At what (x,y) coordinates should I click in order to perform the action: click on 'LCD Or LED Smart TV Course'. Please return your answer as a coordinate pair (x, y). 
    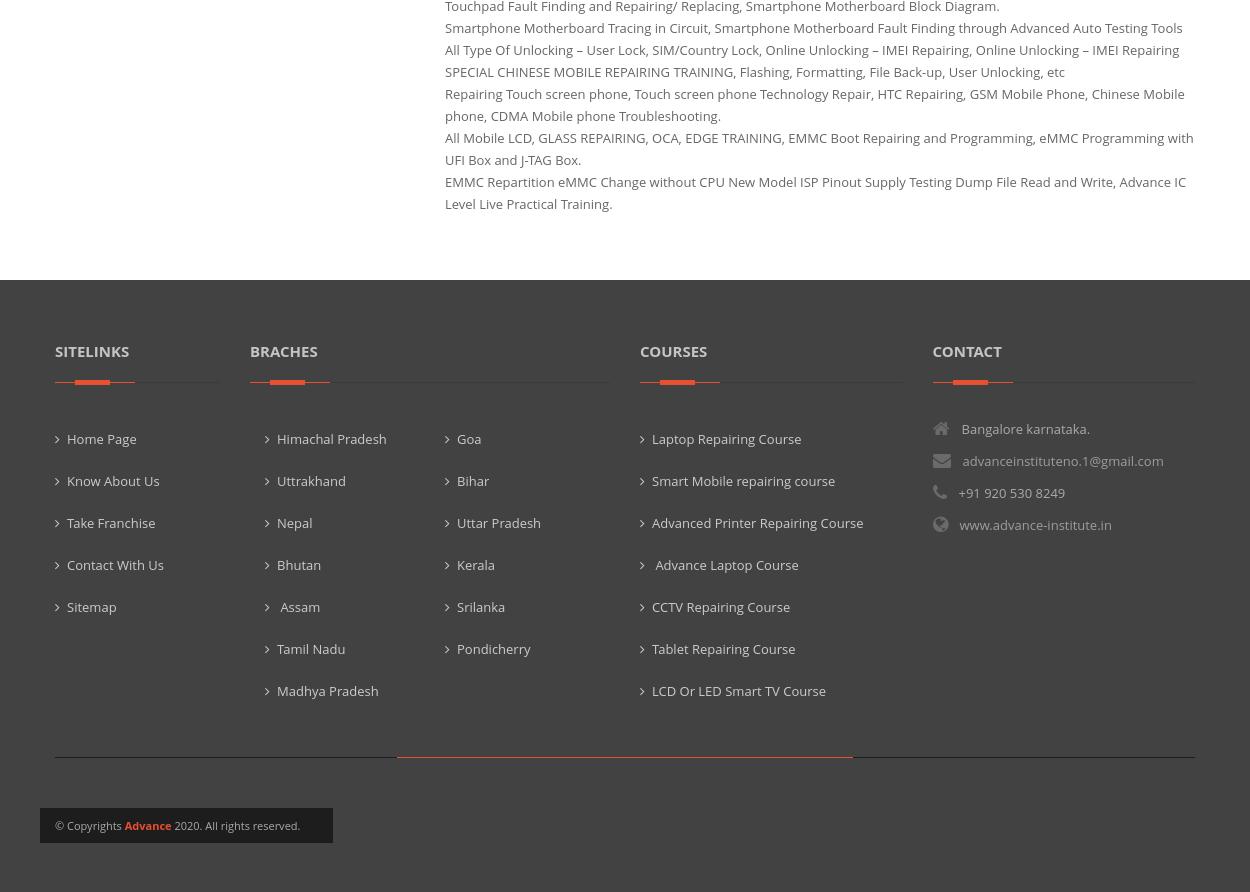
    Looking at the image, I should click on (737, 691).